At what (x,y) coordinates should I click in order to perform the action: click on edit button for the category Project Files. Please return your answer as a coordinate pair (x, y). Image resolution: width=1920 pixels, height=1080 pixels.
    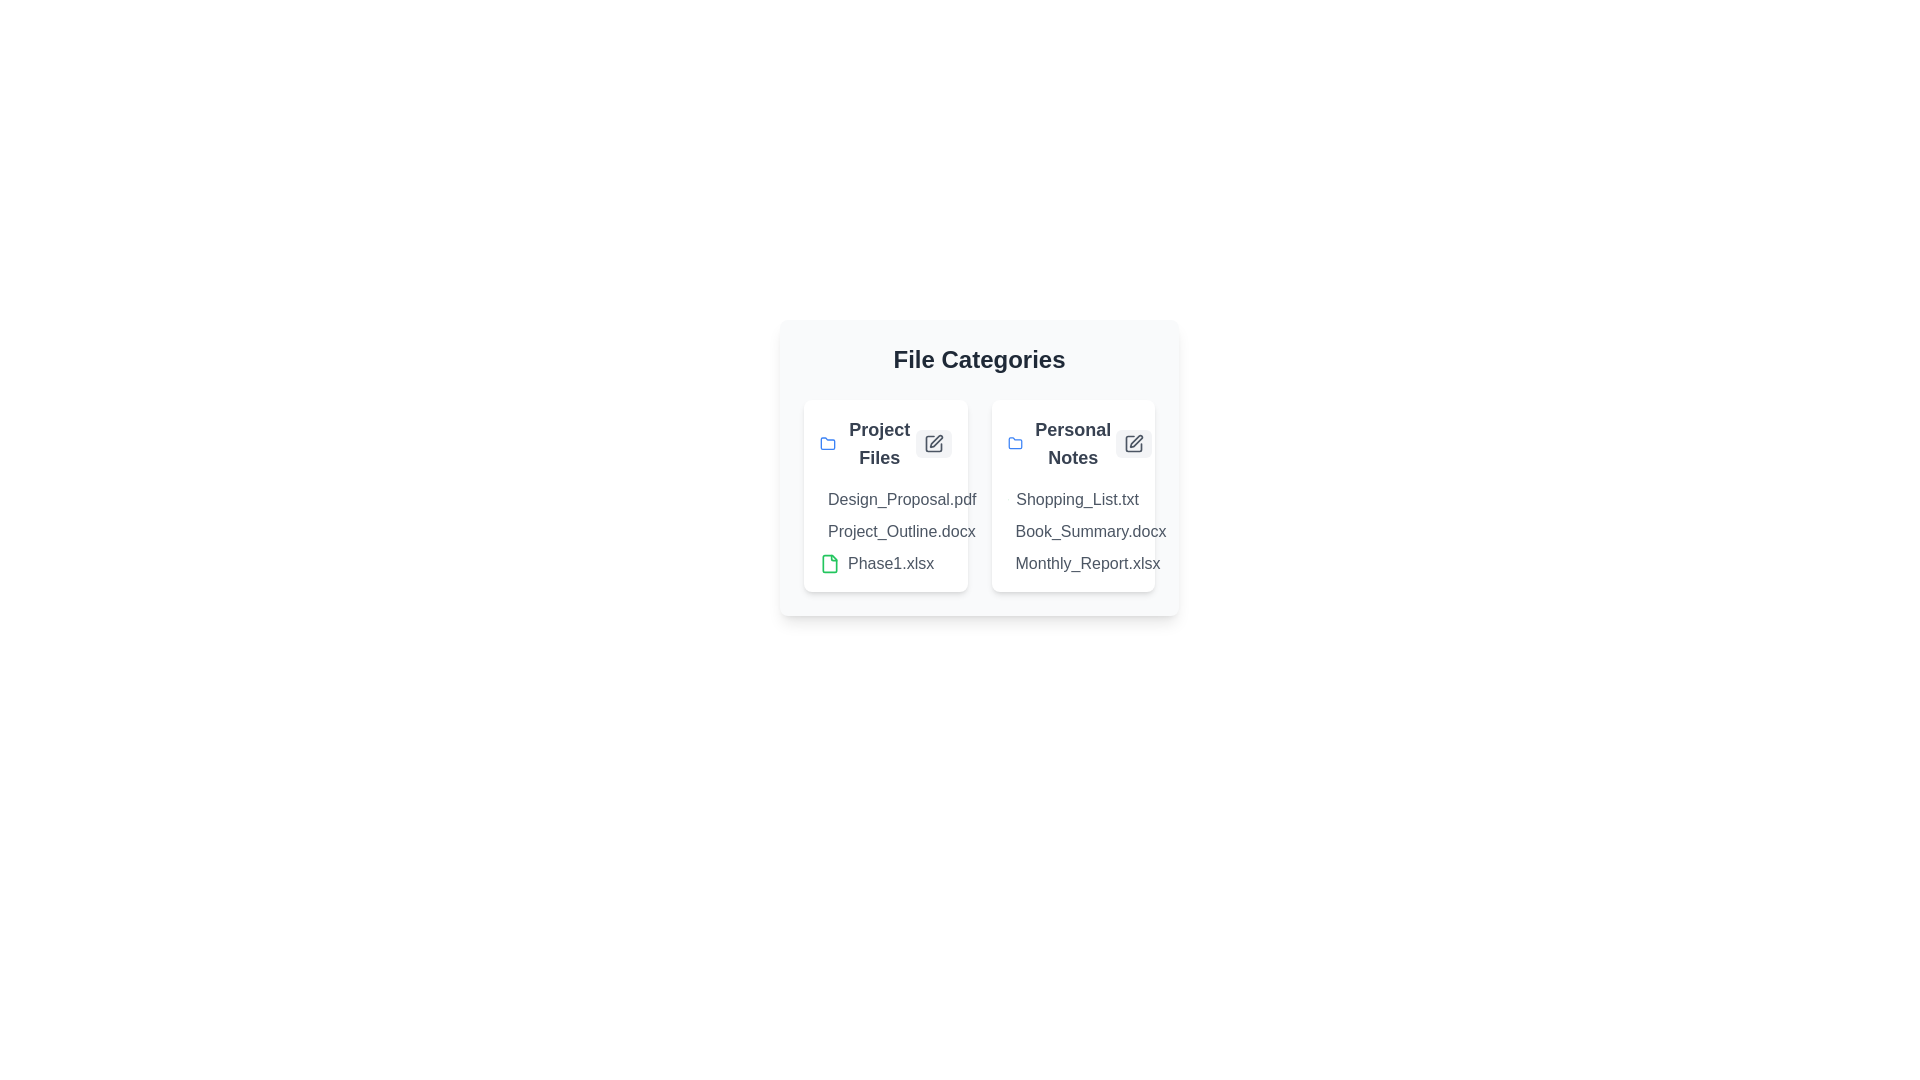
    Looking at the image, I should click on (932, 442).